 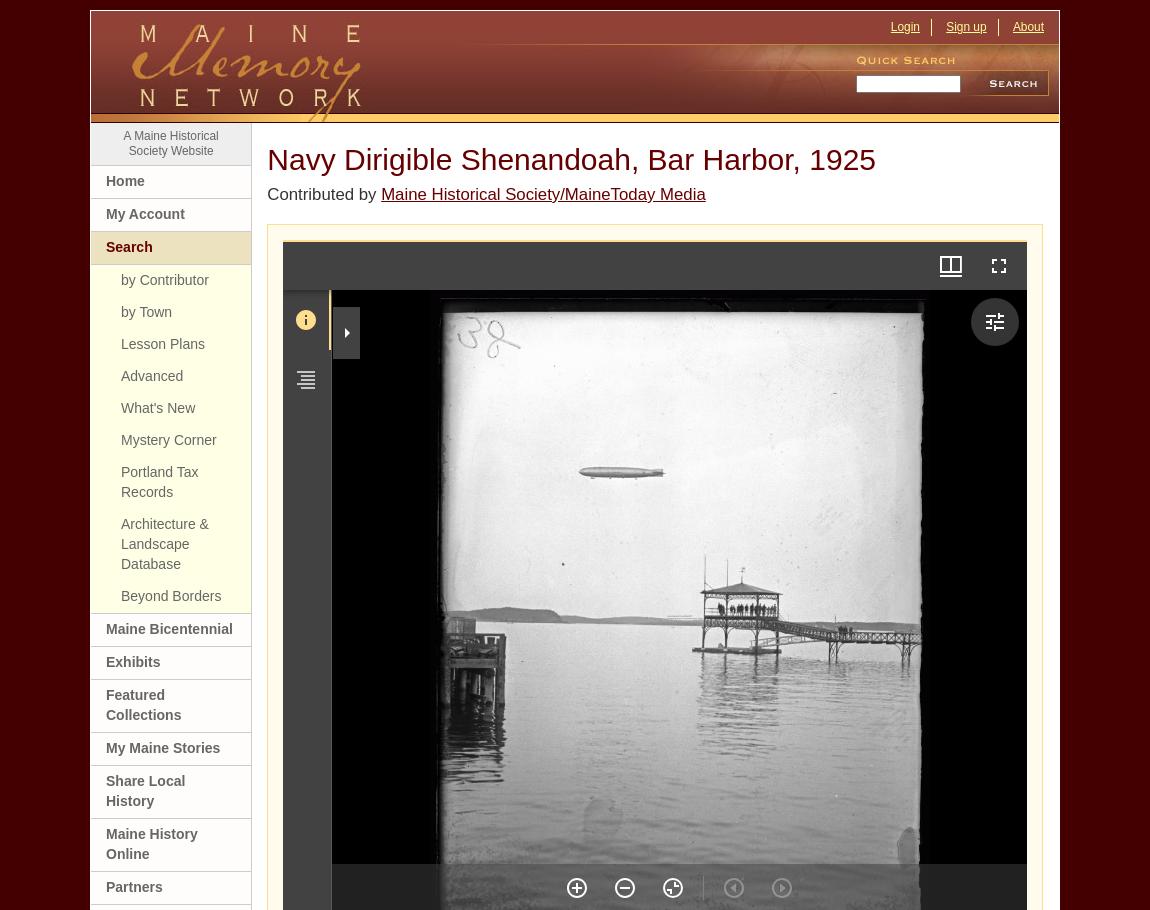 I want to click on 'My Account', so click(x=144, y=212).